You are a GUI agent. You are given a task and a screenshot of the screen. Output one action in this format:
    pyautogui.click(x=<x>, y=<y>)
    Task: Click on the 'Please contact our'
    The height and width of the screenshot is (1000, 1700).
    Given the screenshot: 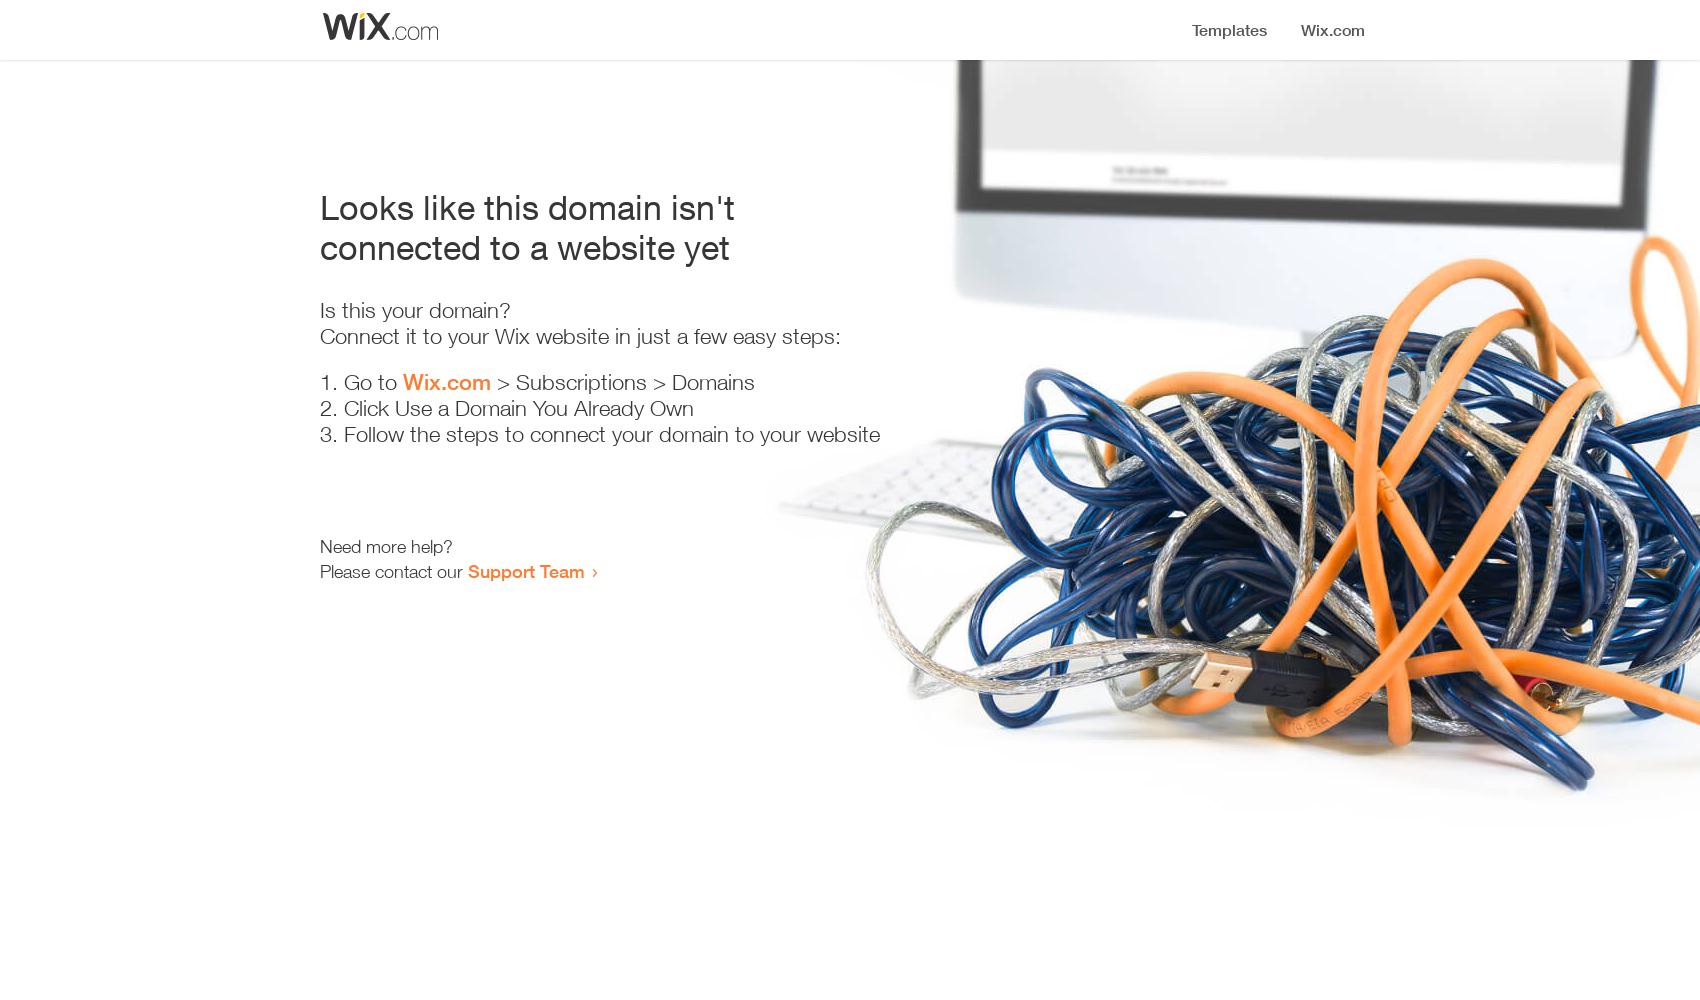 What is the action you would take?
    pyautogui.click(x=393, y=570)
    